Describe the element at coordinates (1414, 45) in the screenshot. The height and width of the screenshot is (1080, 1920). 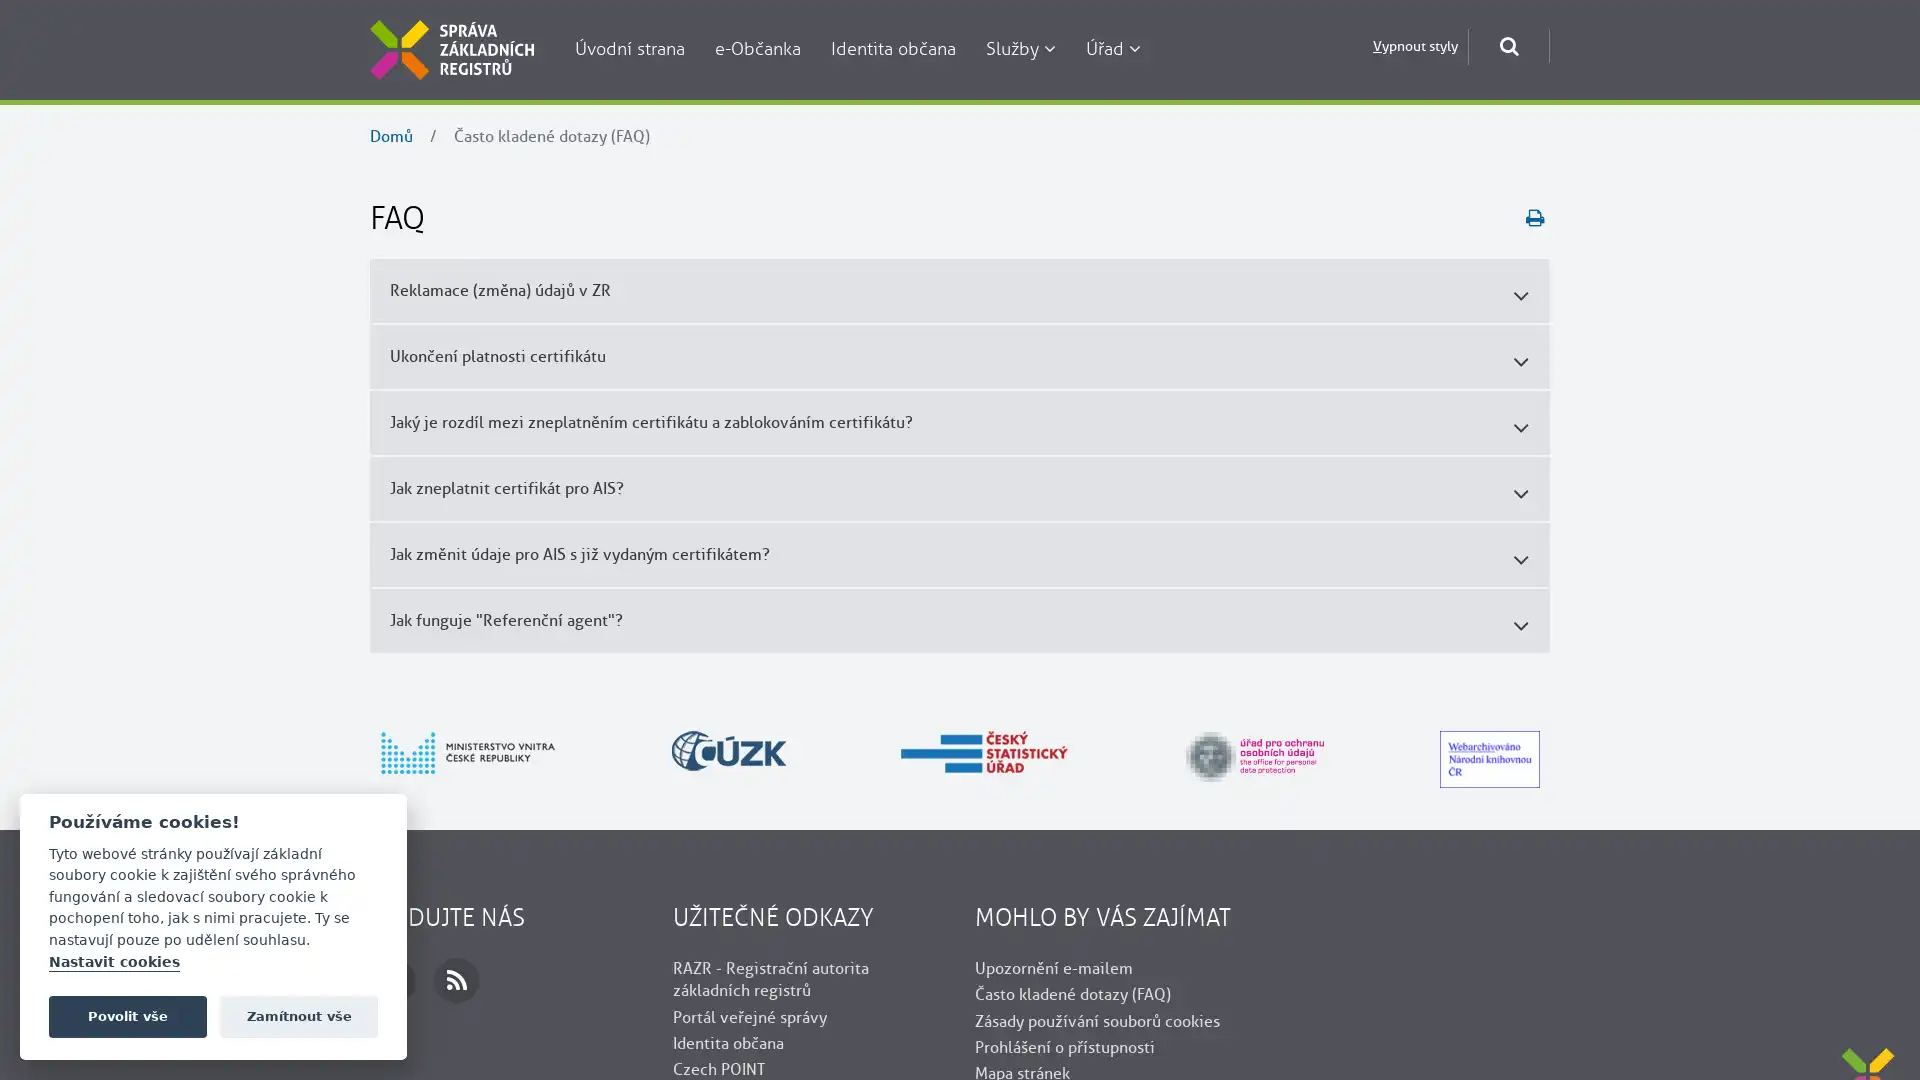
I see `Vypnout styly` at that location.